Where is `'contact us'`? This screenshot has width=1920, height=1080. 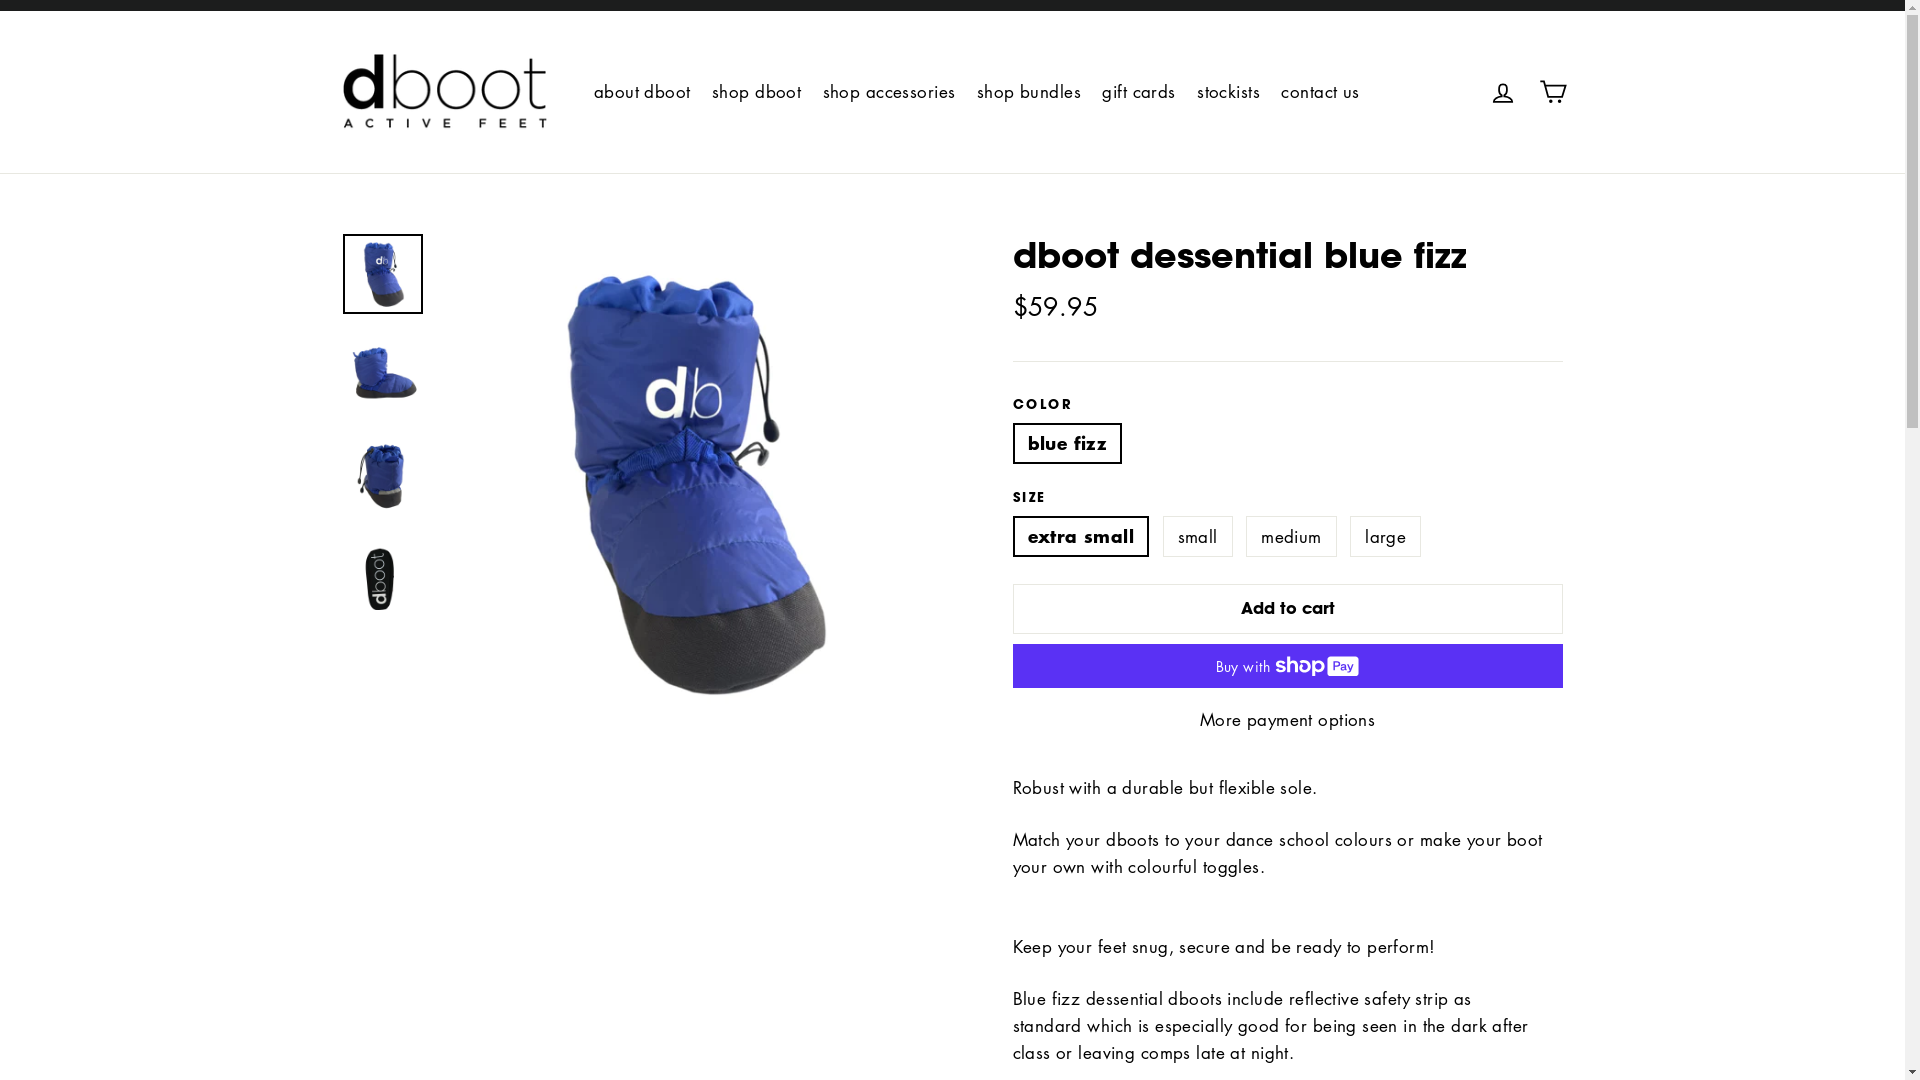 'contact us' is located at coordinates (1320, 92).